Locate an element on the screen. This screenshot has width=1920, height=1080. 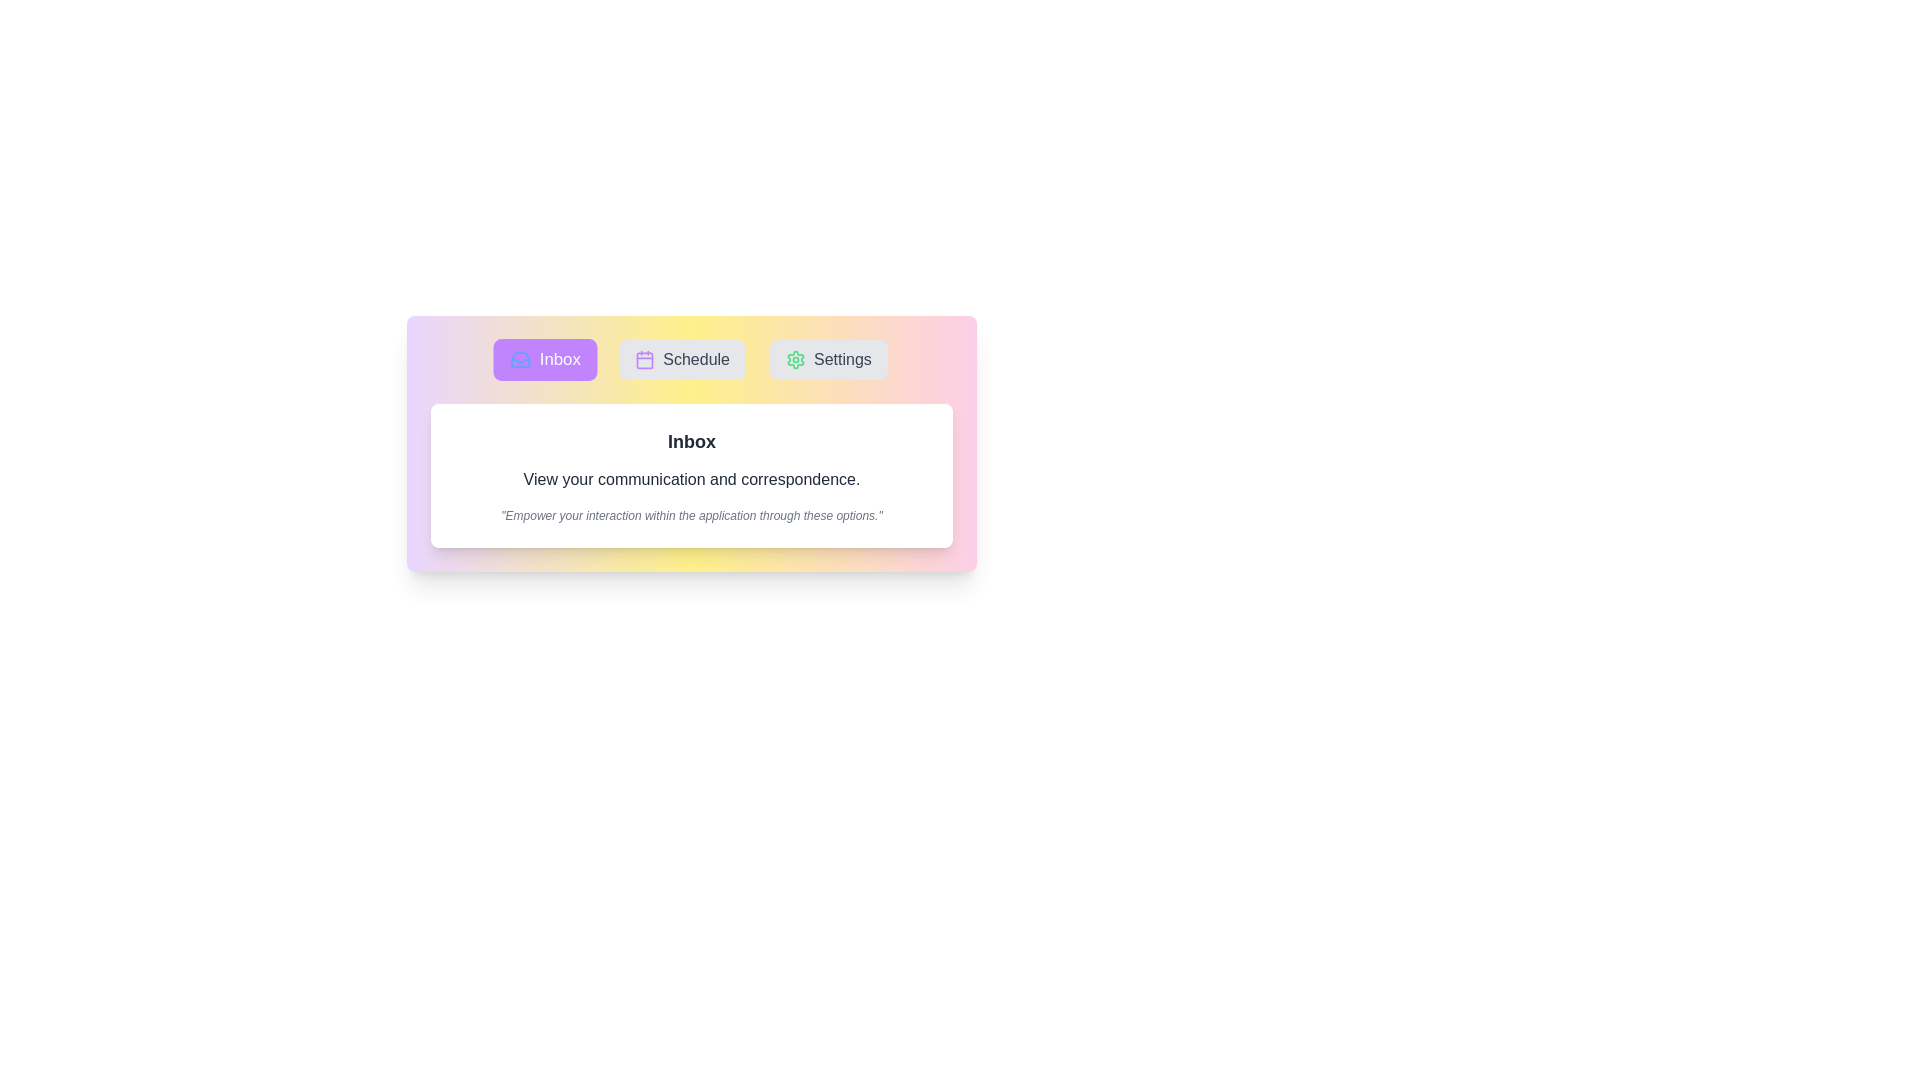
the Settings tab to switch its content is located at coordinates (828, 358).